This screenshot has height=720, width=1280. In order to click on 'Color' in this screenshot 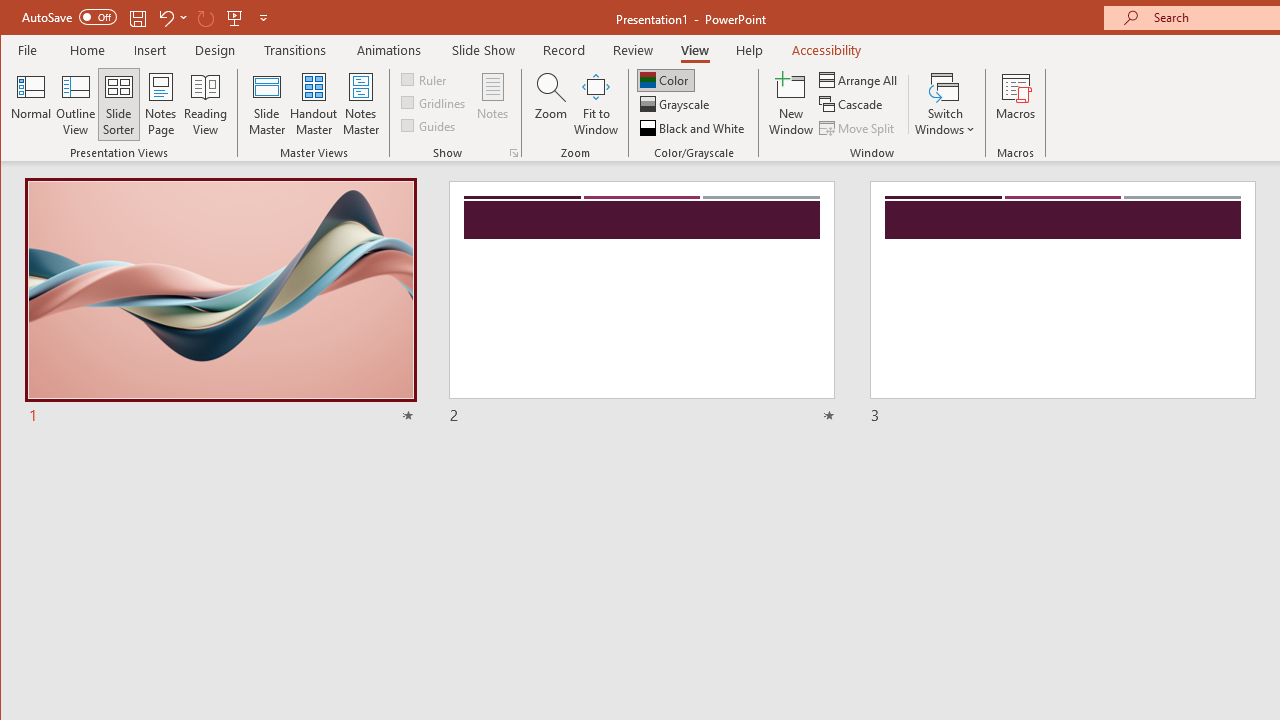, I will do `click(666, 79)`.